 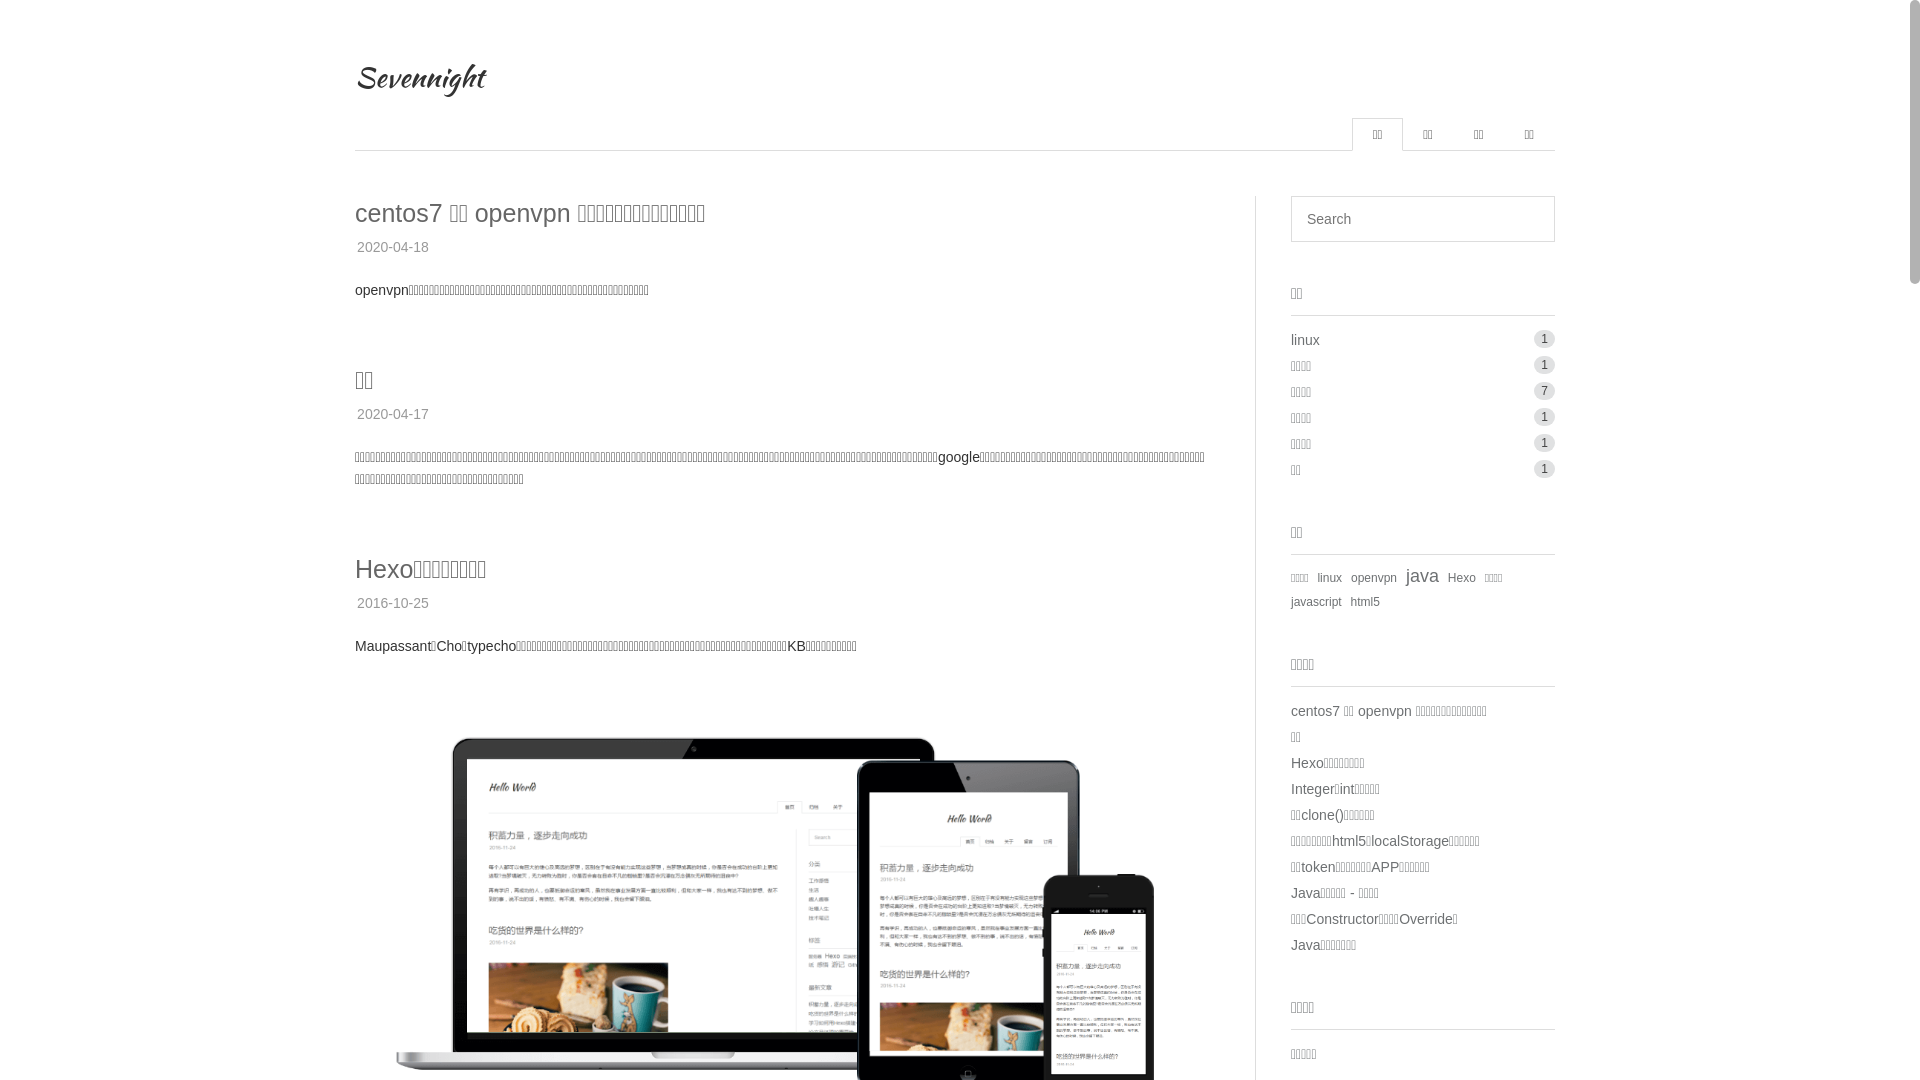 What do you see at coordinates (1372, 578) in the screenshot?
I see `'openvpn'` at bounding box center [1372, 578].